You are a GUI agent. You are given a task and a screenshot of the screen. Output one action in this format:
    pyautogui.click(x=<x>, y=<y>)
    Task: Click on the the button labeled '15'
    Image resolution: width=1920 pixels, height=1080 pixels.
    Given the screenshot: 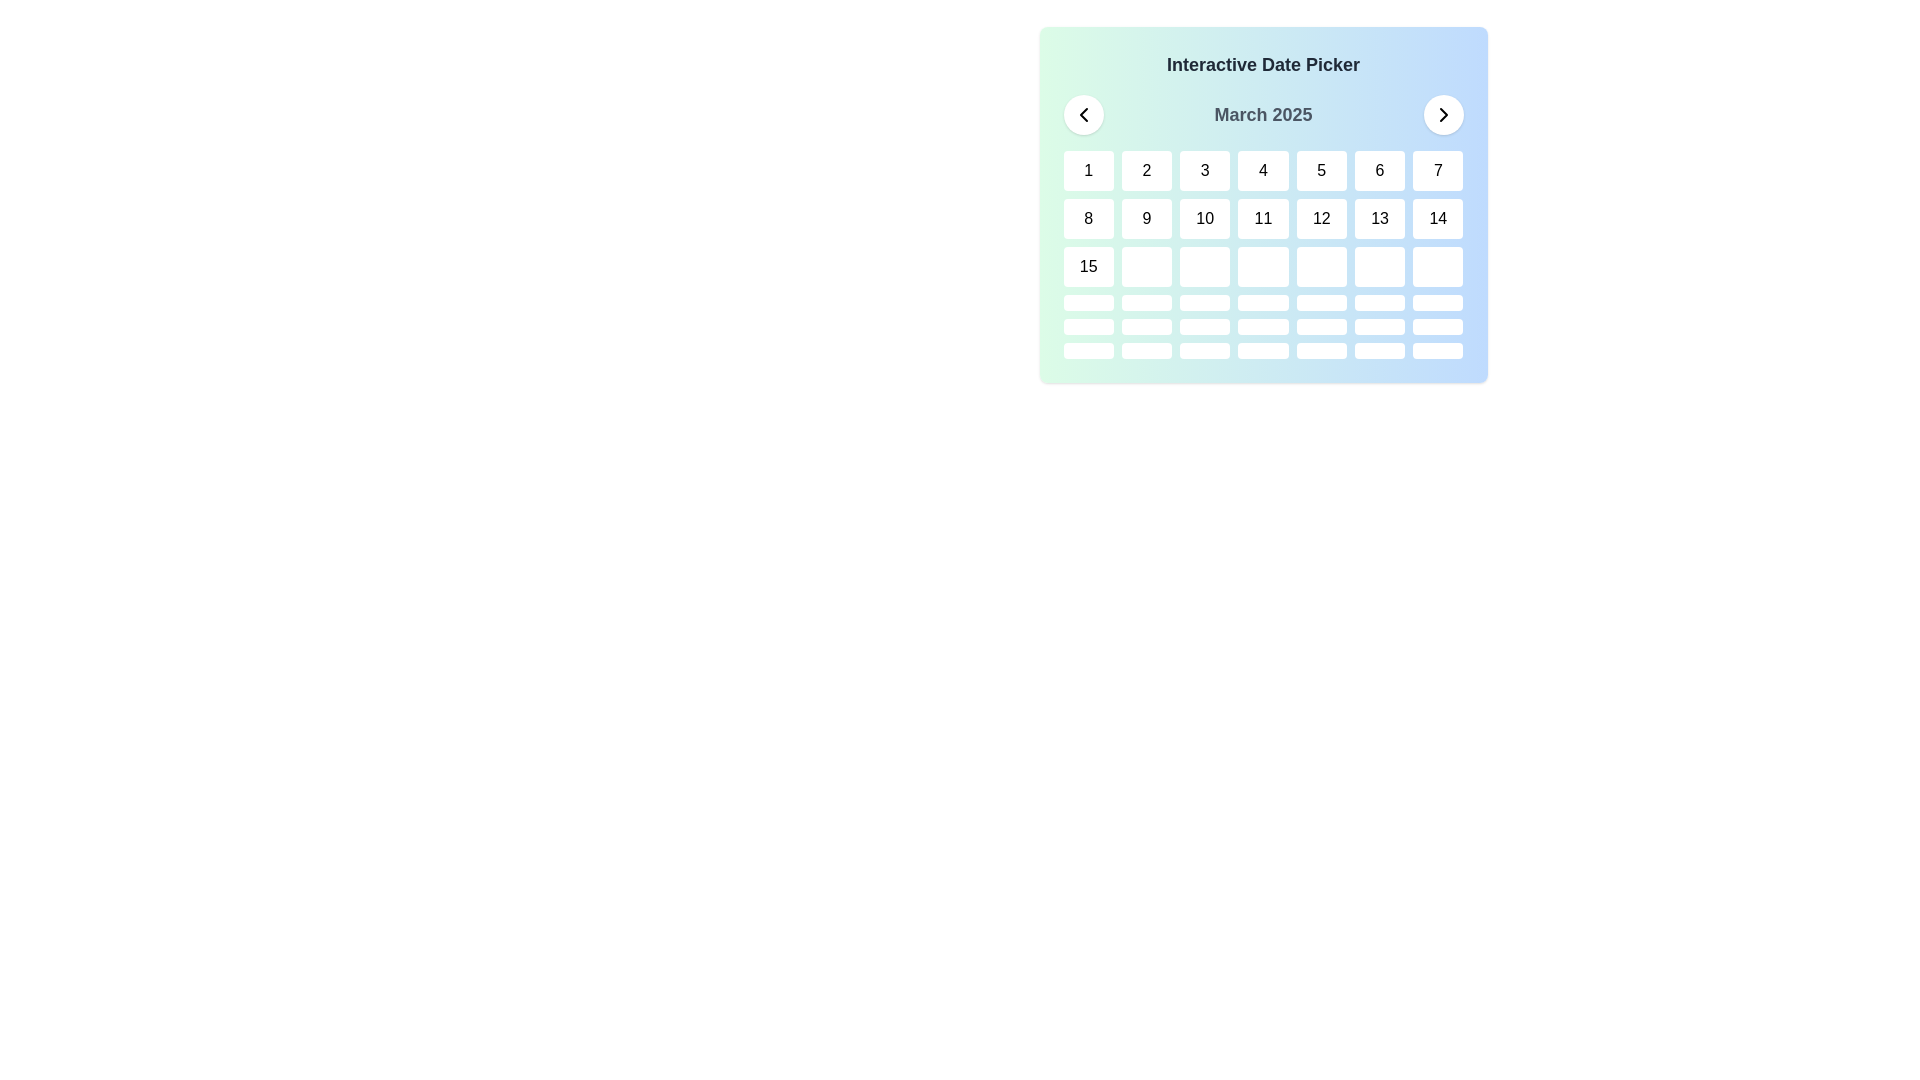 What is the action you would take?
    pyautogui.click(x=1087, y=265)
    